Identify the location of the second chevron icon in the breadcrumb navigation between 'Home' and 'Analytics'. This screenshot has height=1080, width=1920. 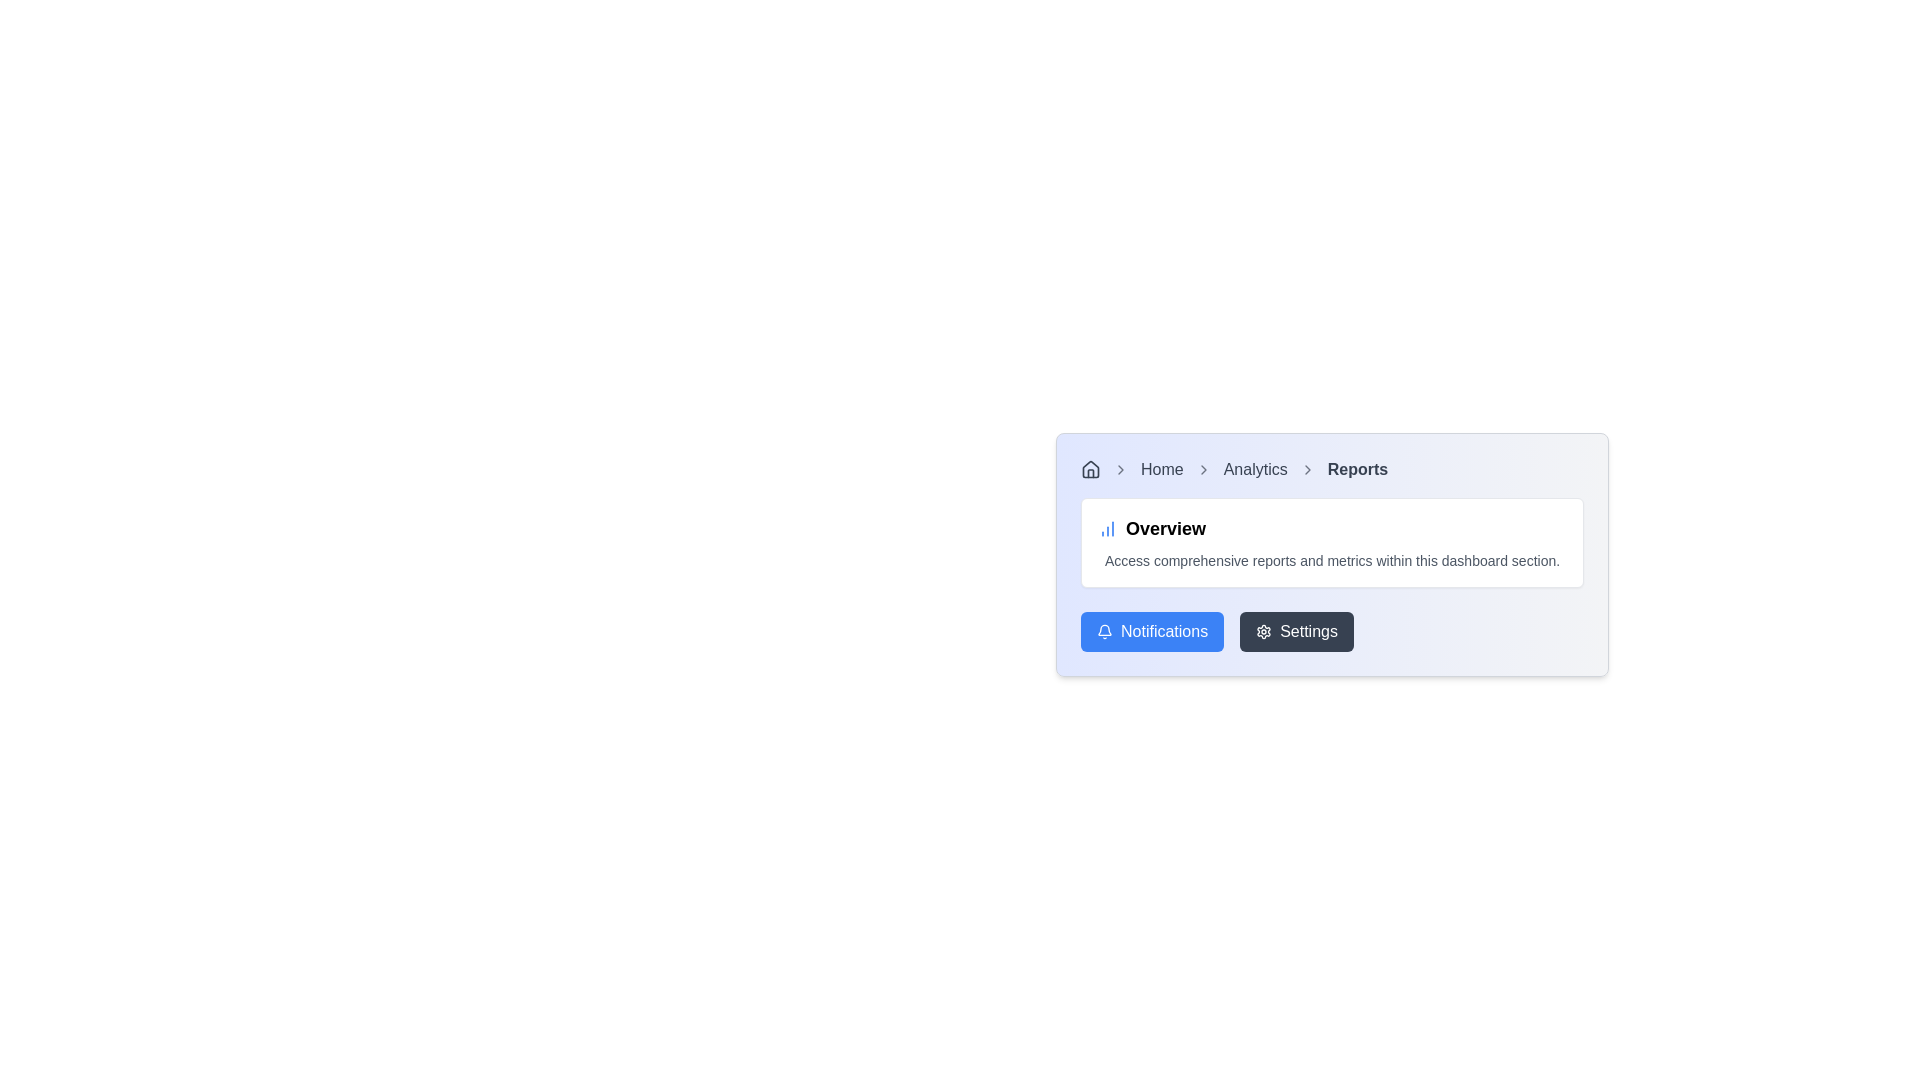
(1202, 470).